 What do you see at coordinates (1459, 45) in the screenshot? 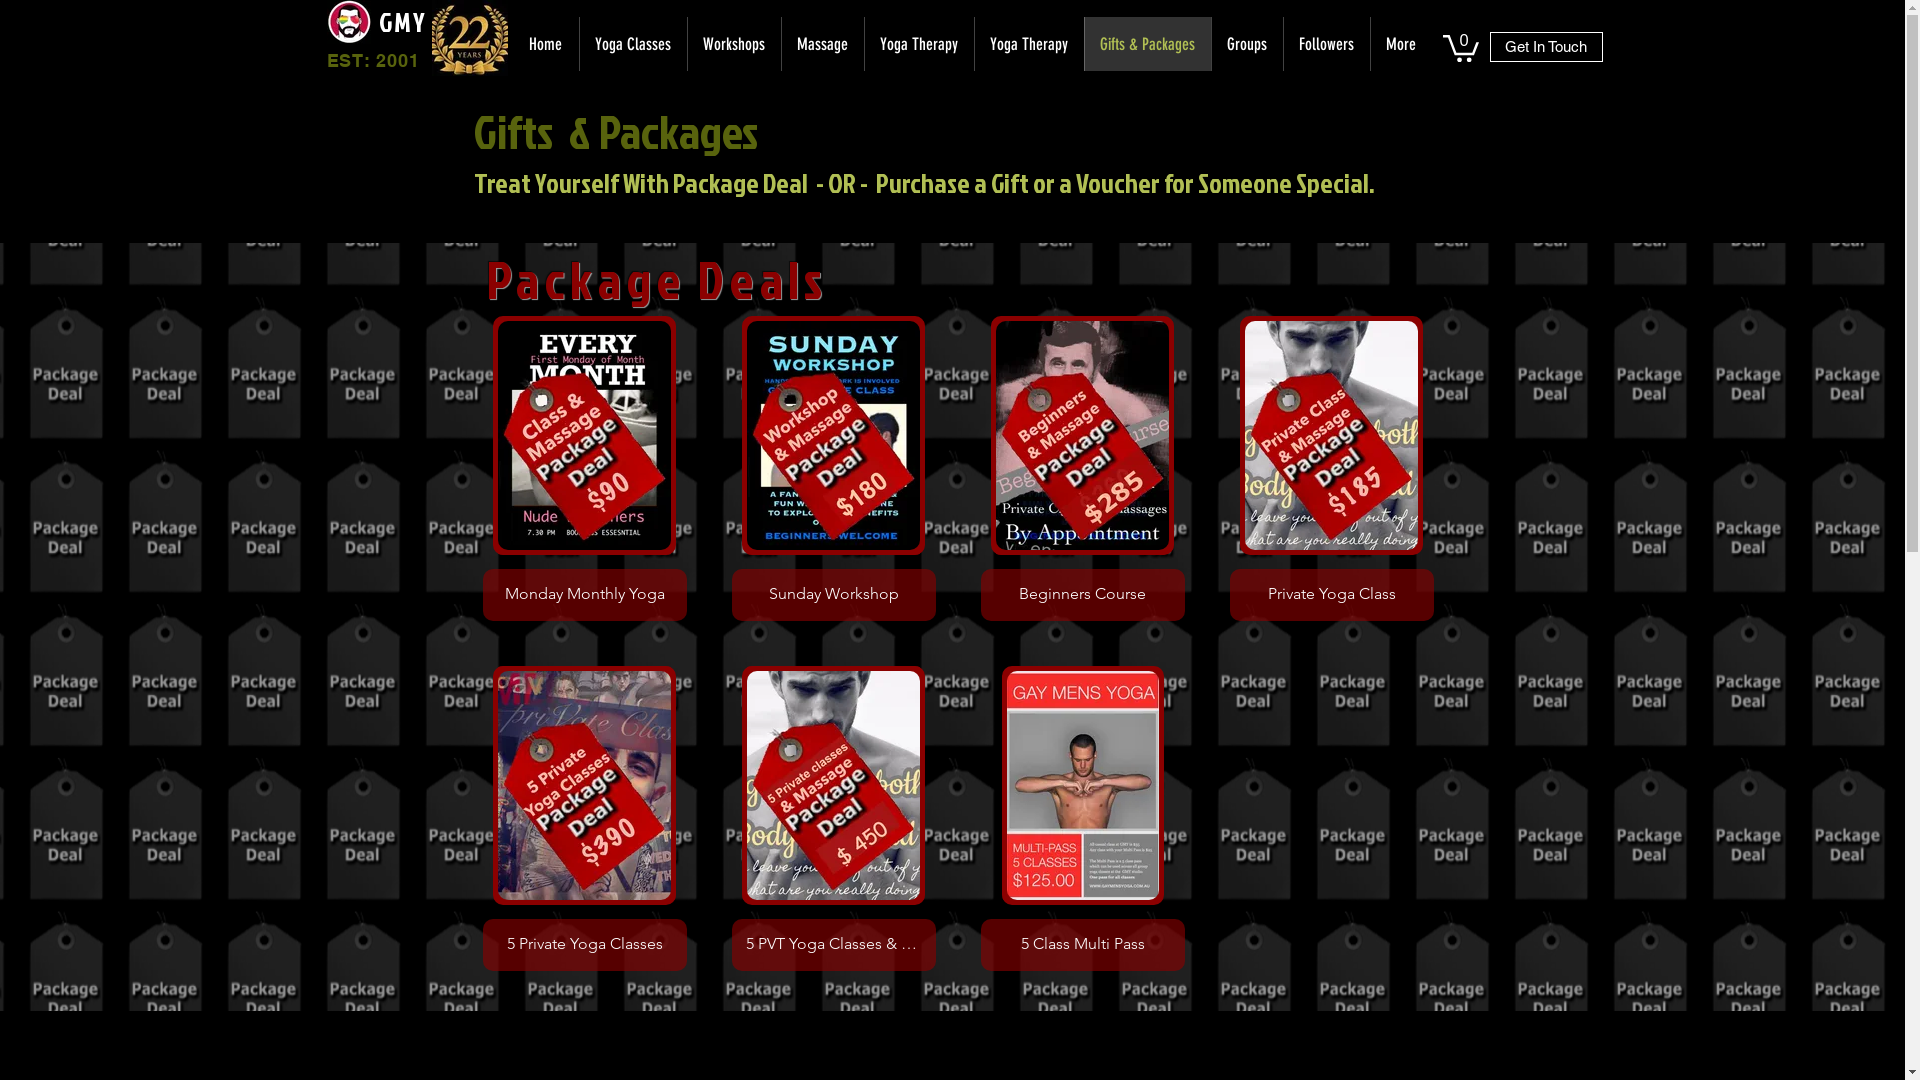
I see `'0'` at bounding box center [1459, 45].